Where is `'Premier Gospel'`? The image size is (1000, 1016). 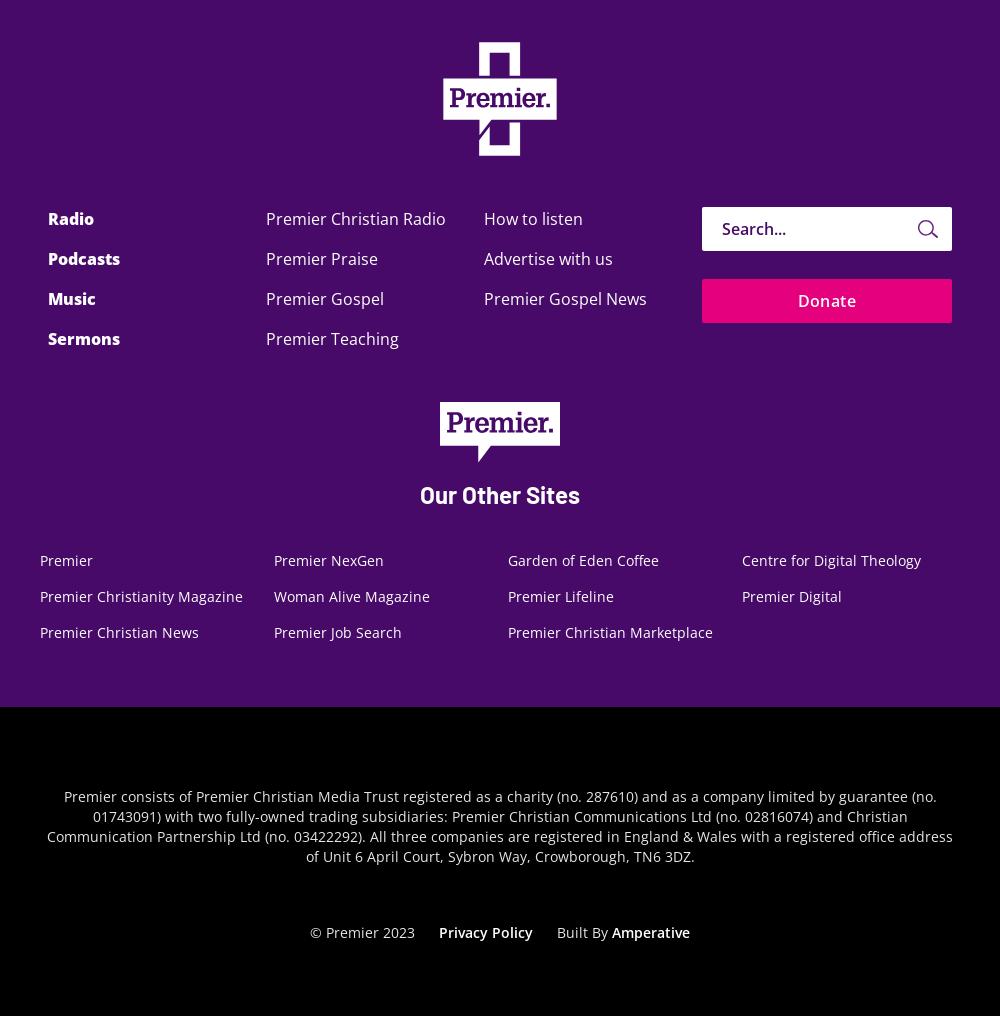
'Premier Gospel' is located at coordinates (323, 298).